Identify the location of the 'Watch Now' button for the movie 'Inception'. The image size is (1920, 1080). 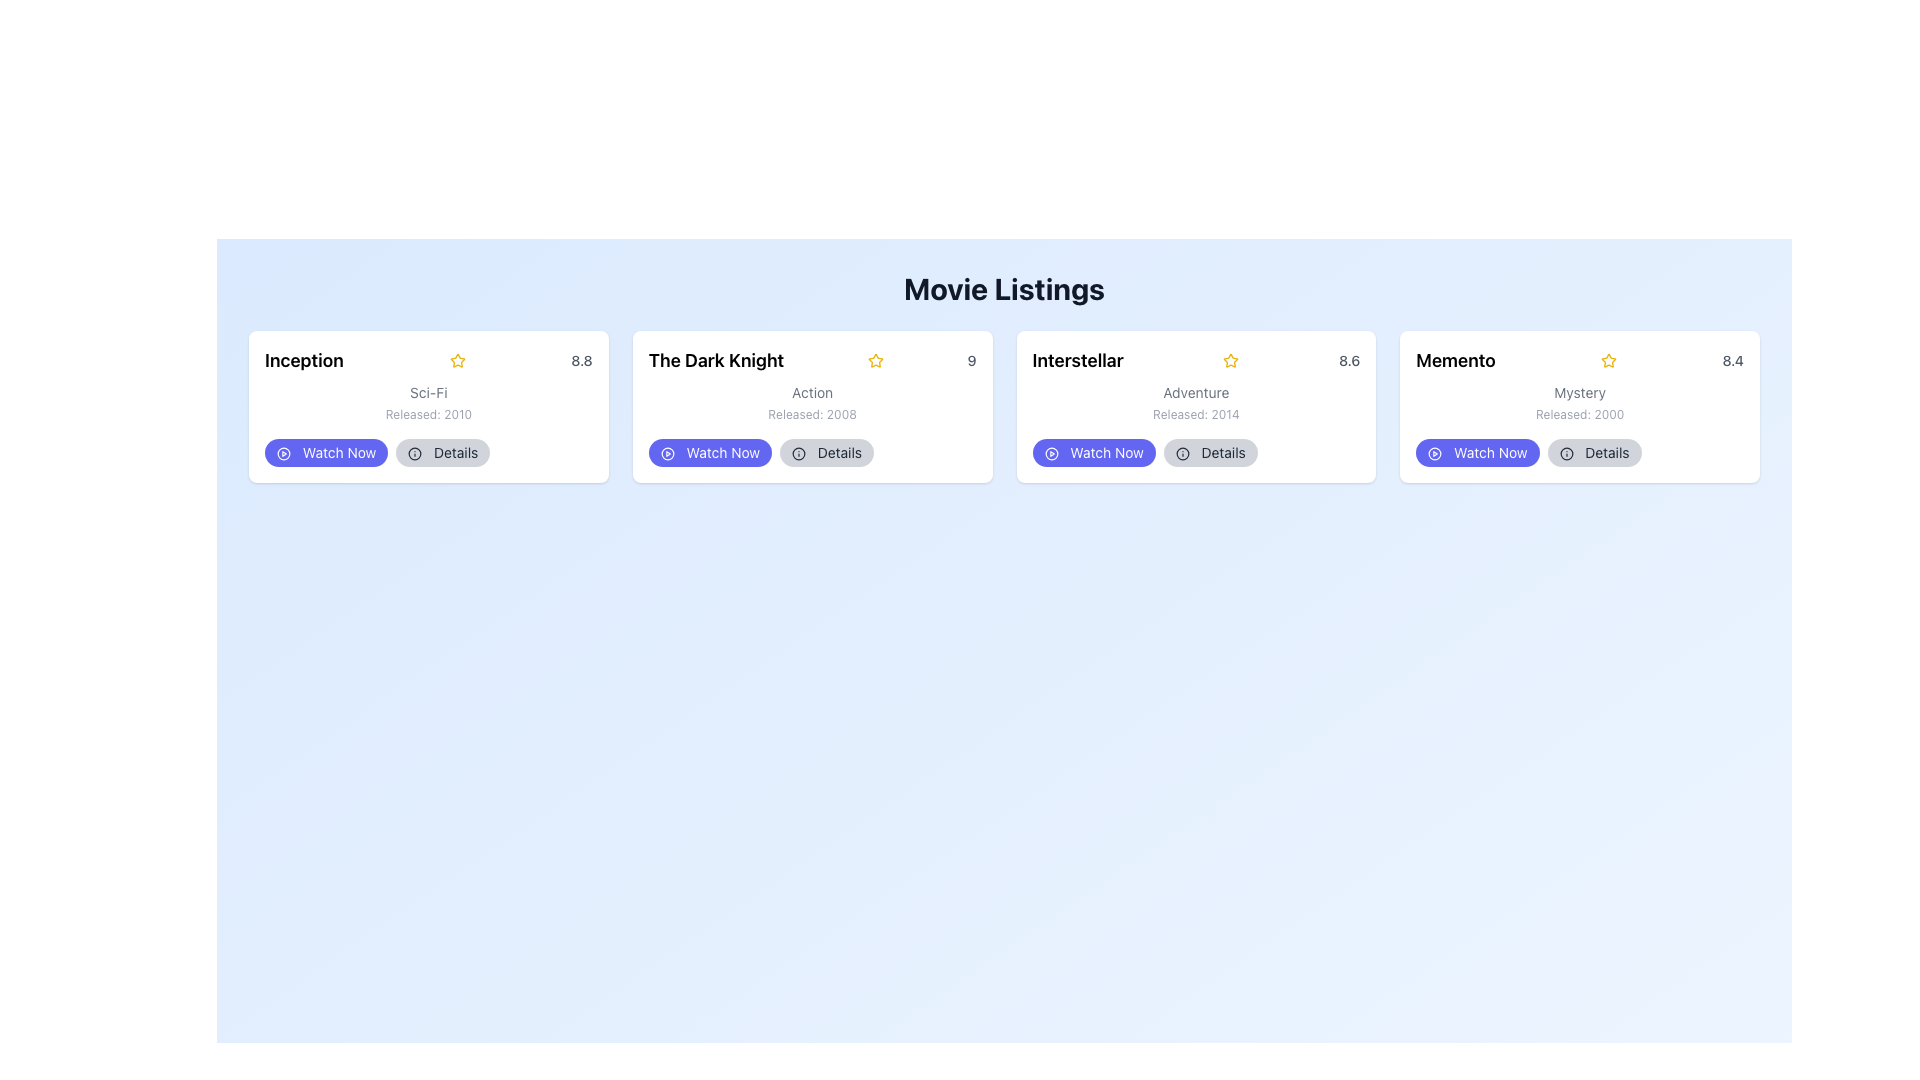
(326, 452).